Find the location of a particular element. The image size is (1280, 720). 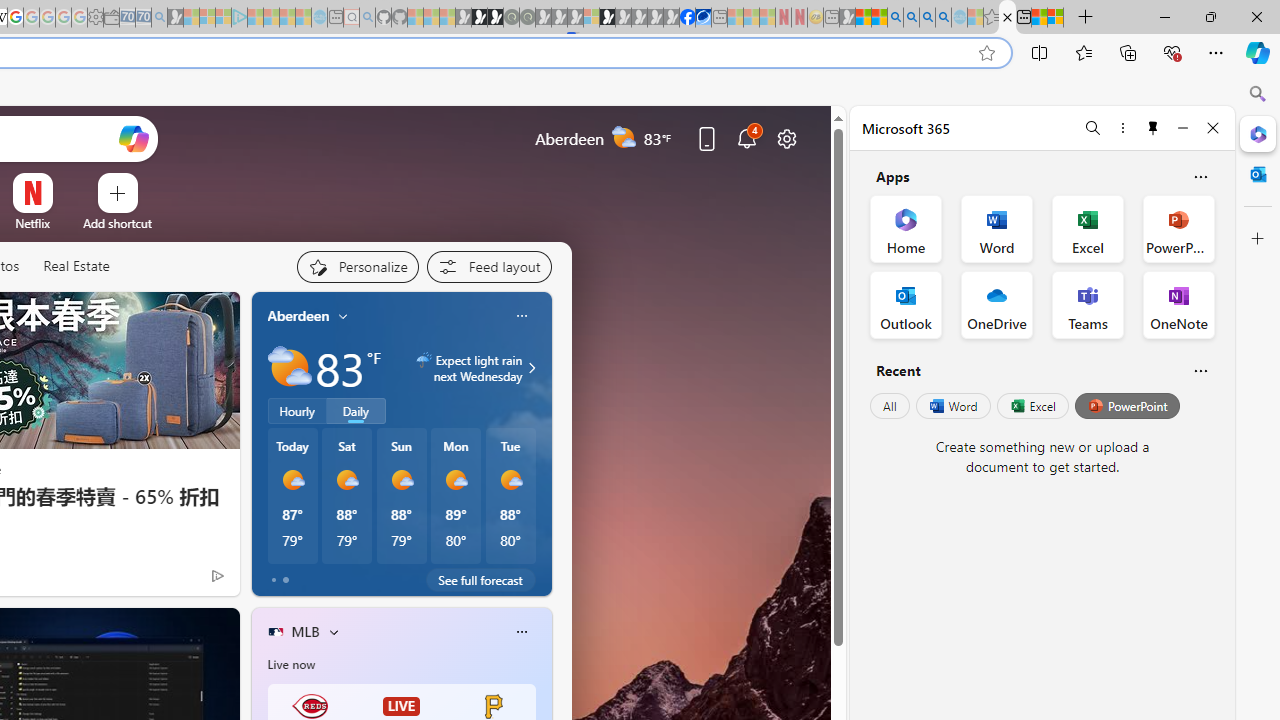

'Partly sunny' is located at coordinates (288, 368).